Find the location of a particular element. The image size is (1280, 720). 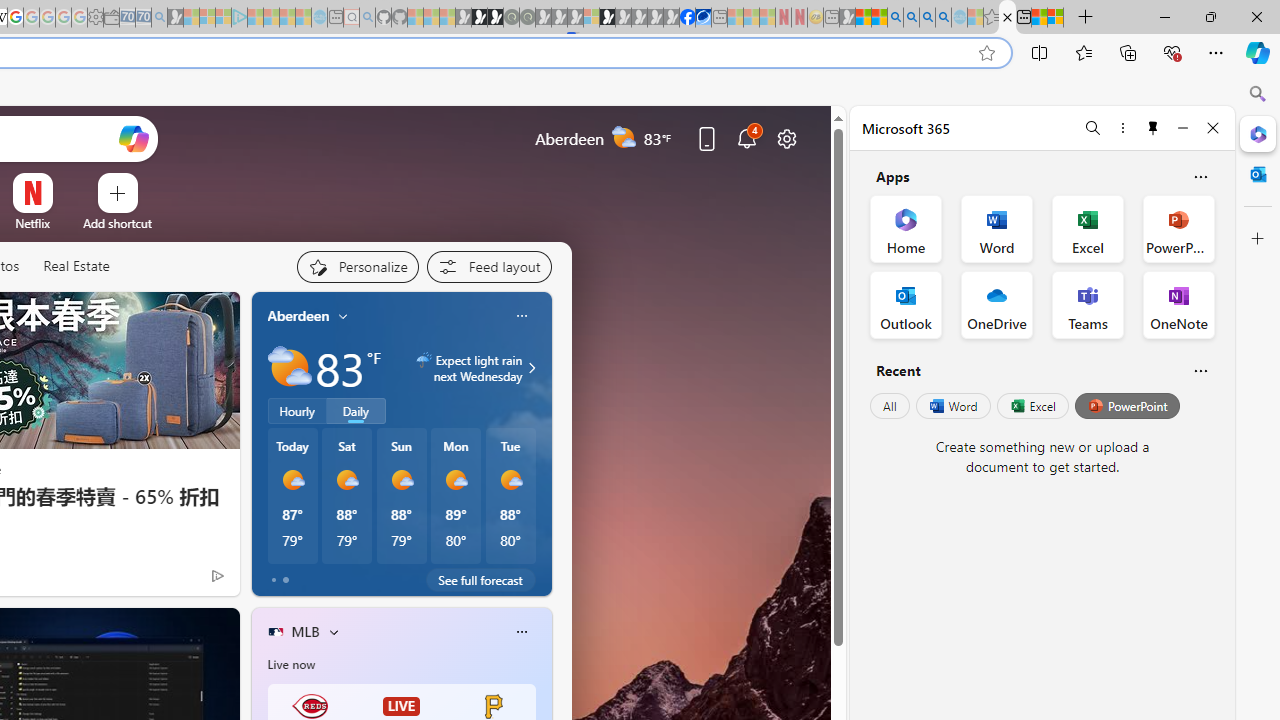

'Partly sunny' is located at coordinates (288, 368).